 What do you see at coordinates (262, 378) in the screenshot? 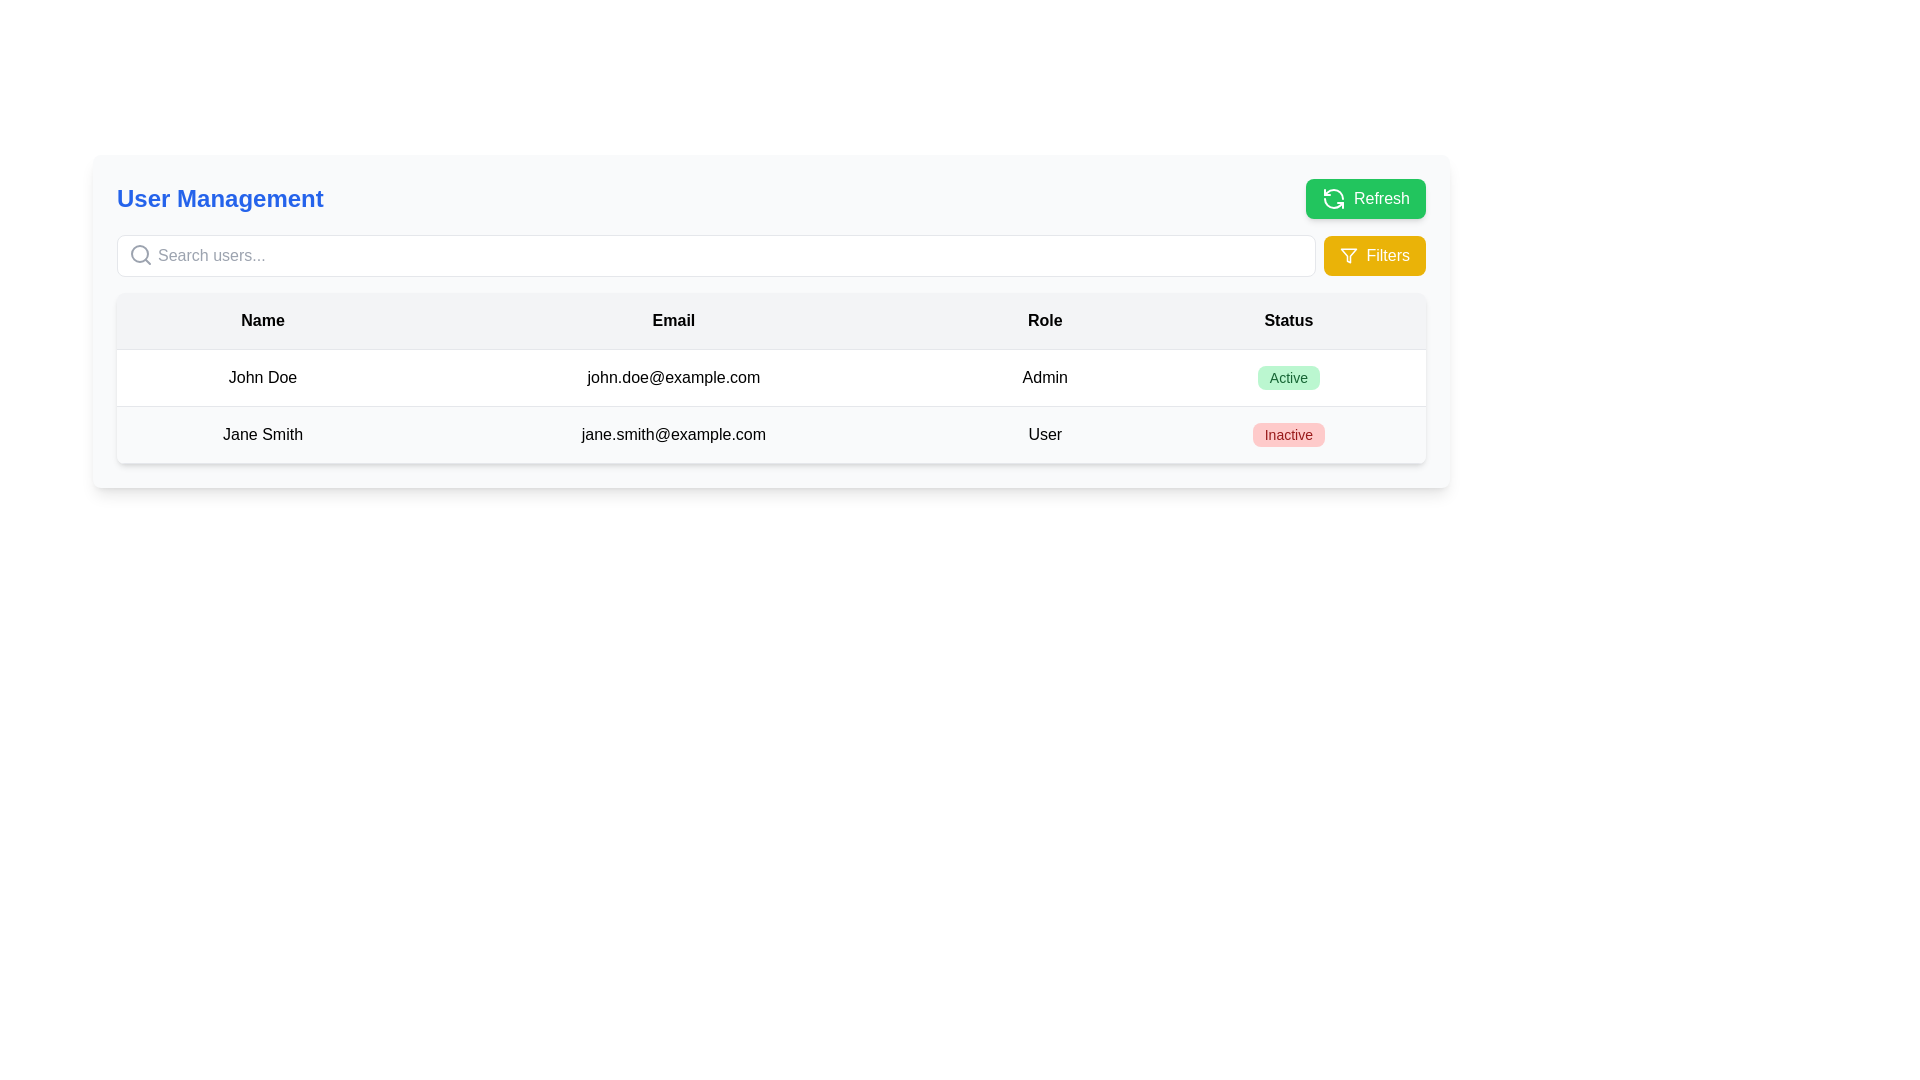
I see `the text label displaying 'John Doe'` at bounding box center [262, 378].